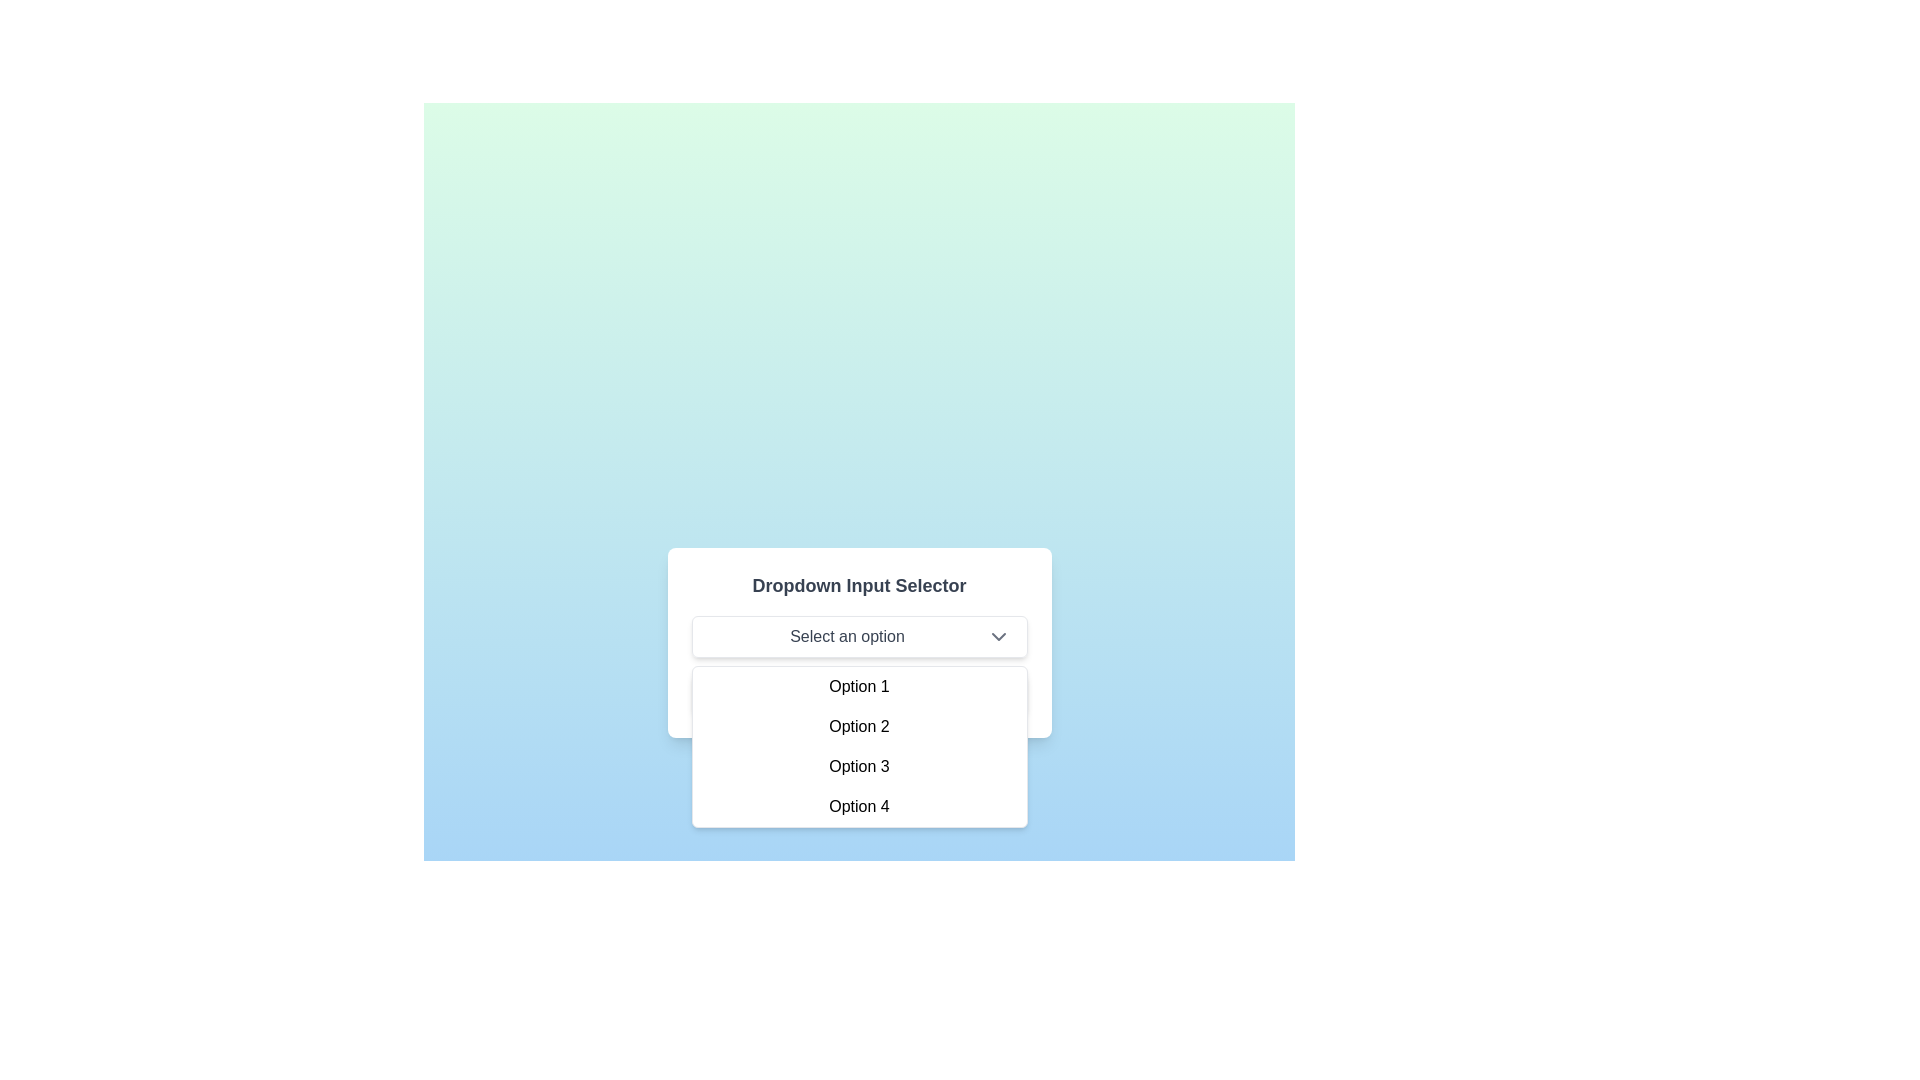  Describe the element at coordinates (859, 636) in the screenshot. I see `the dropdown menu located below the title 'Dropdown Input Selector'` at that location.